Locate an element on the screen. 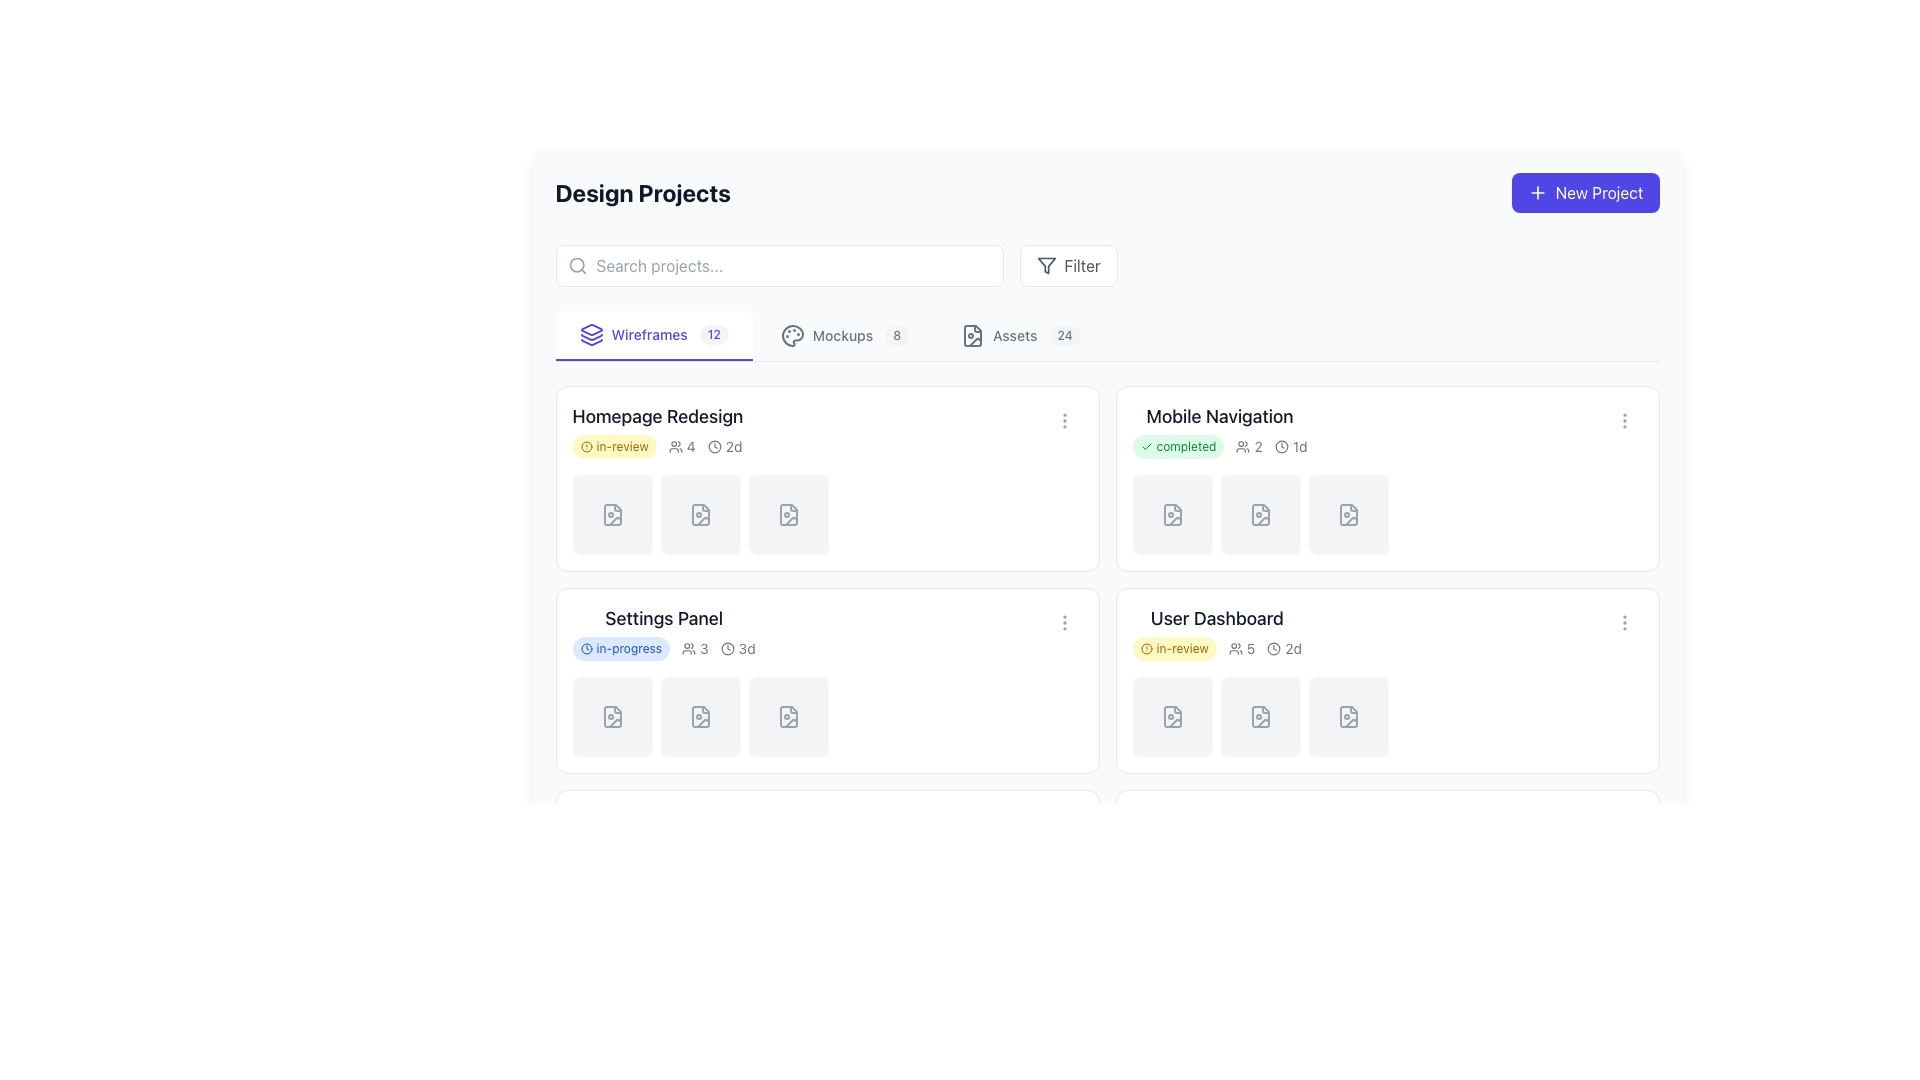  number indicator for the 'Wireframes', 'Mockups', and 'Assets' categories in the Tab navigation bar located at the top center of the design projects section is located at coordinates (1106, 334).